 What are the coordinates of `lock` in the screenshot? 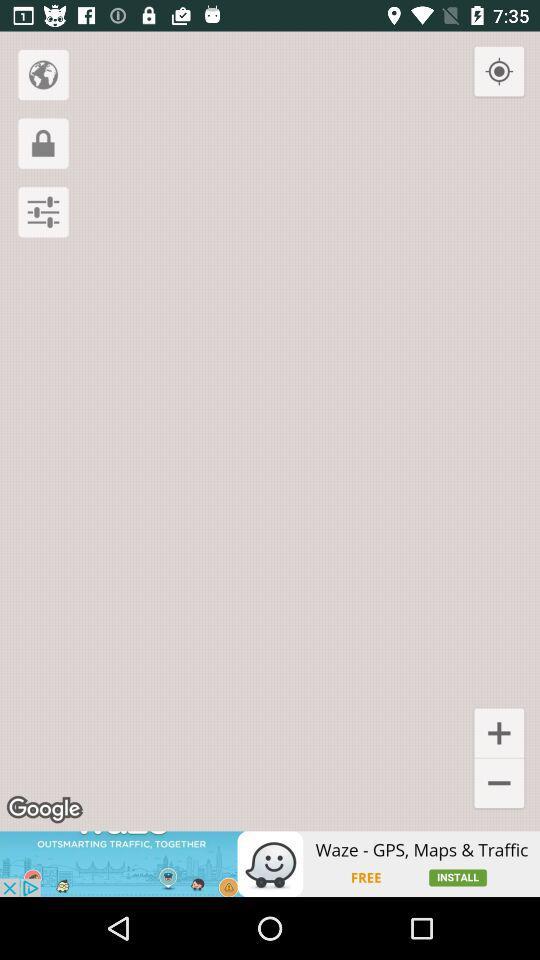 It's located at (43, 142).